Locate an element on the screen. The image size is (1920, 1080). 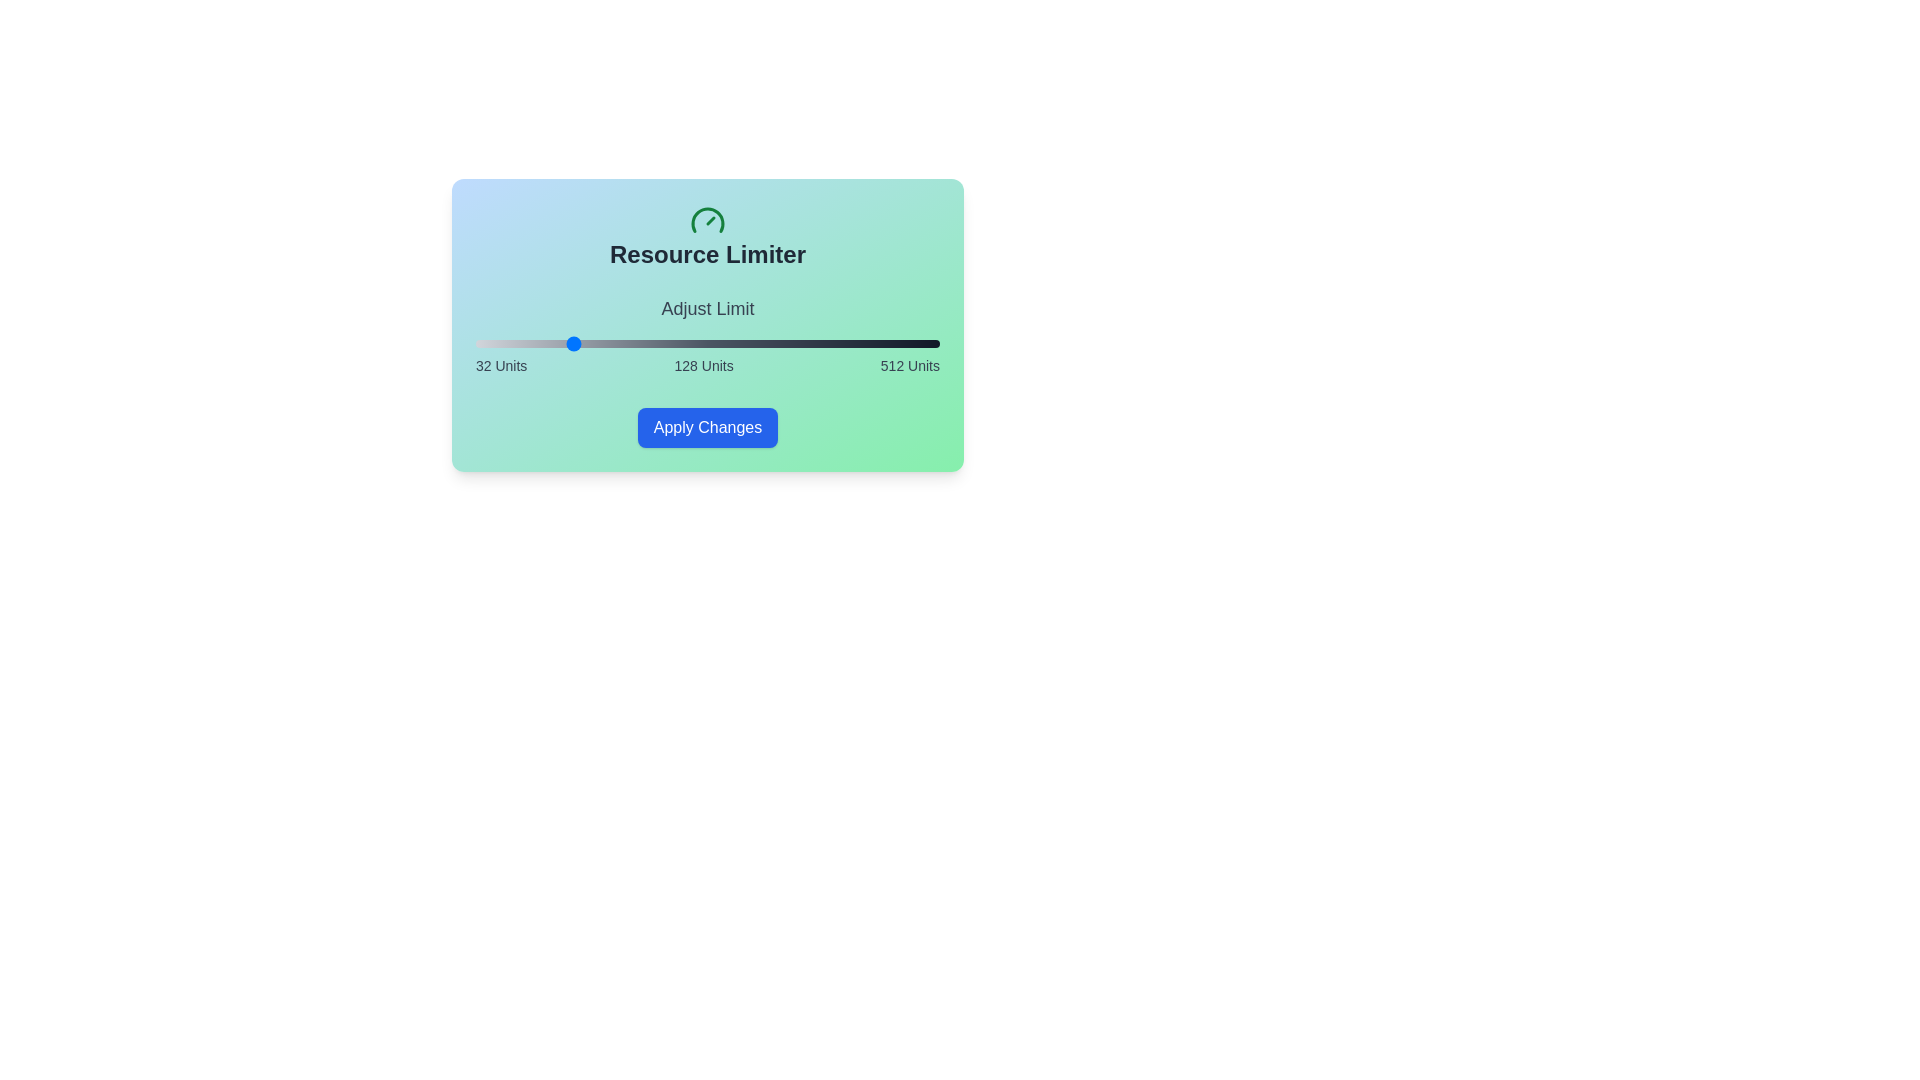
the slider to set its value to 431 is located at coordinates (861, 342).